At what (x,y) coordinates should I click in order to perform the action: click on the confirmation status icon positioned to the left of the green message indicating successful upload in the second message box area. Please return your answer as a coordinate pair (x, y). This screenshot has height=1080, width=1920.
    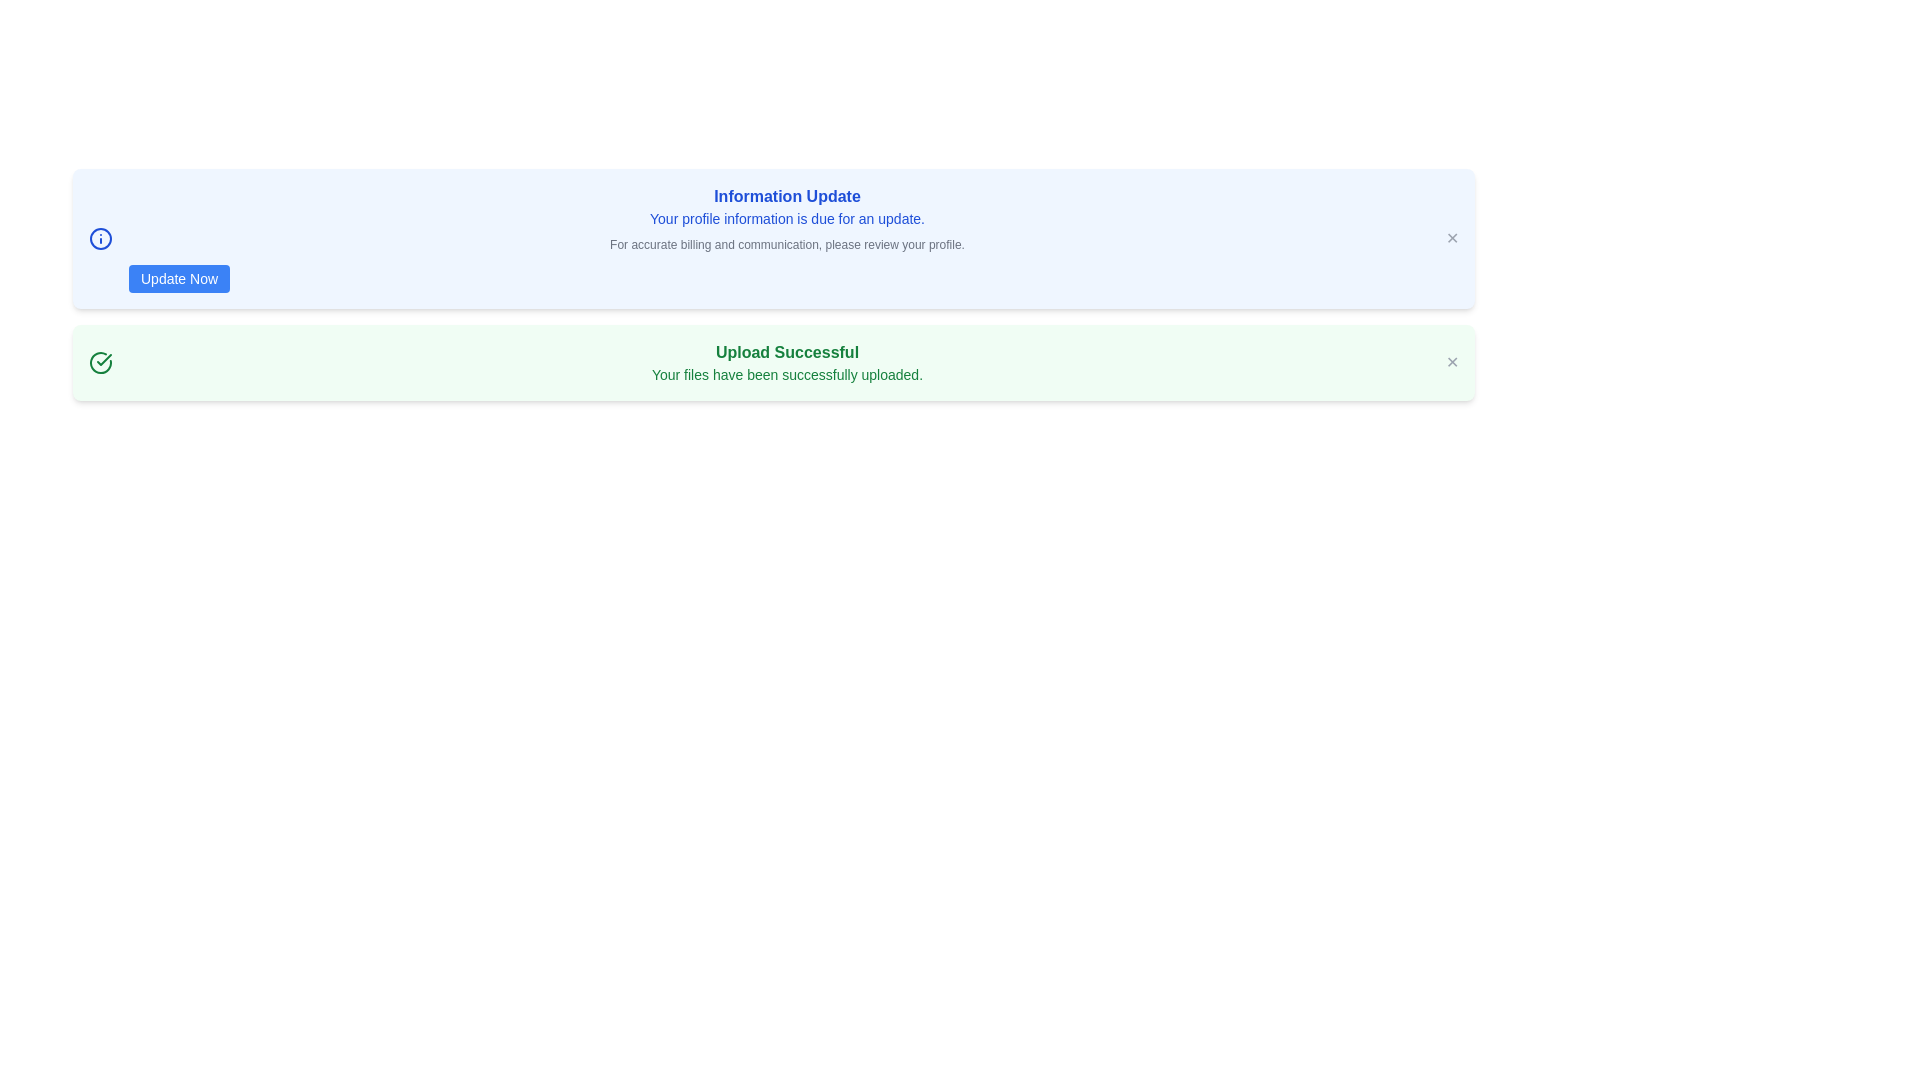
    Looking at the image, I should click on (103, 358).